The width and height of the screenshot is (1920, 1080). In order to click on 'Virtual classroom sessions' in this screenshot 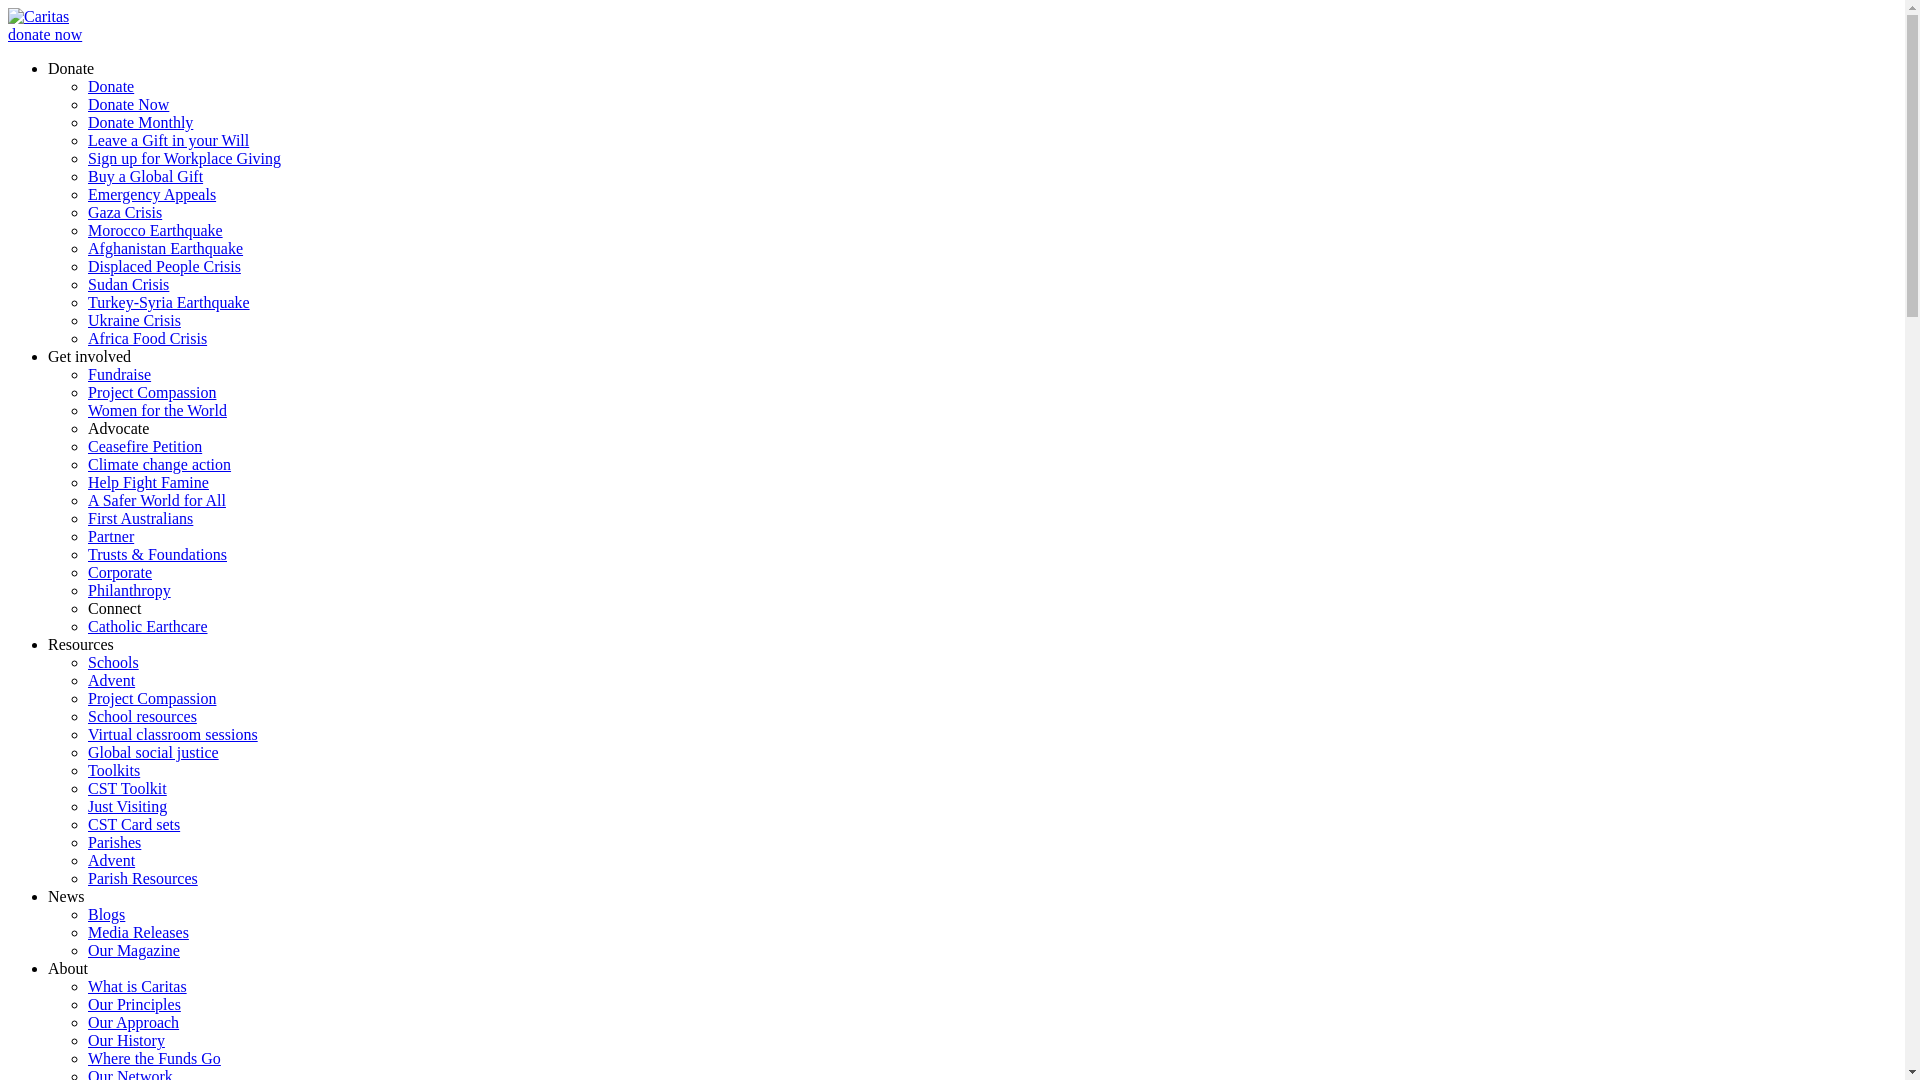, I will do `click(86, 734)`.